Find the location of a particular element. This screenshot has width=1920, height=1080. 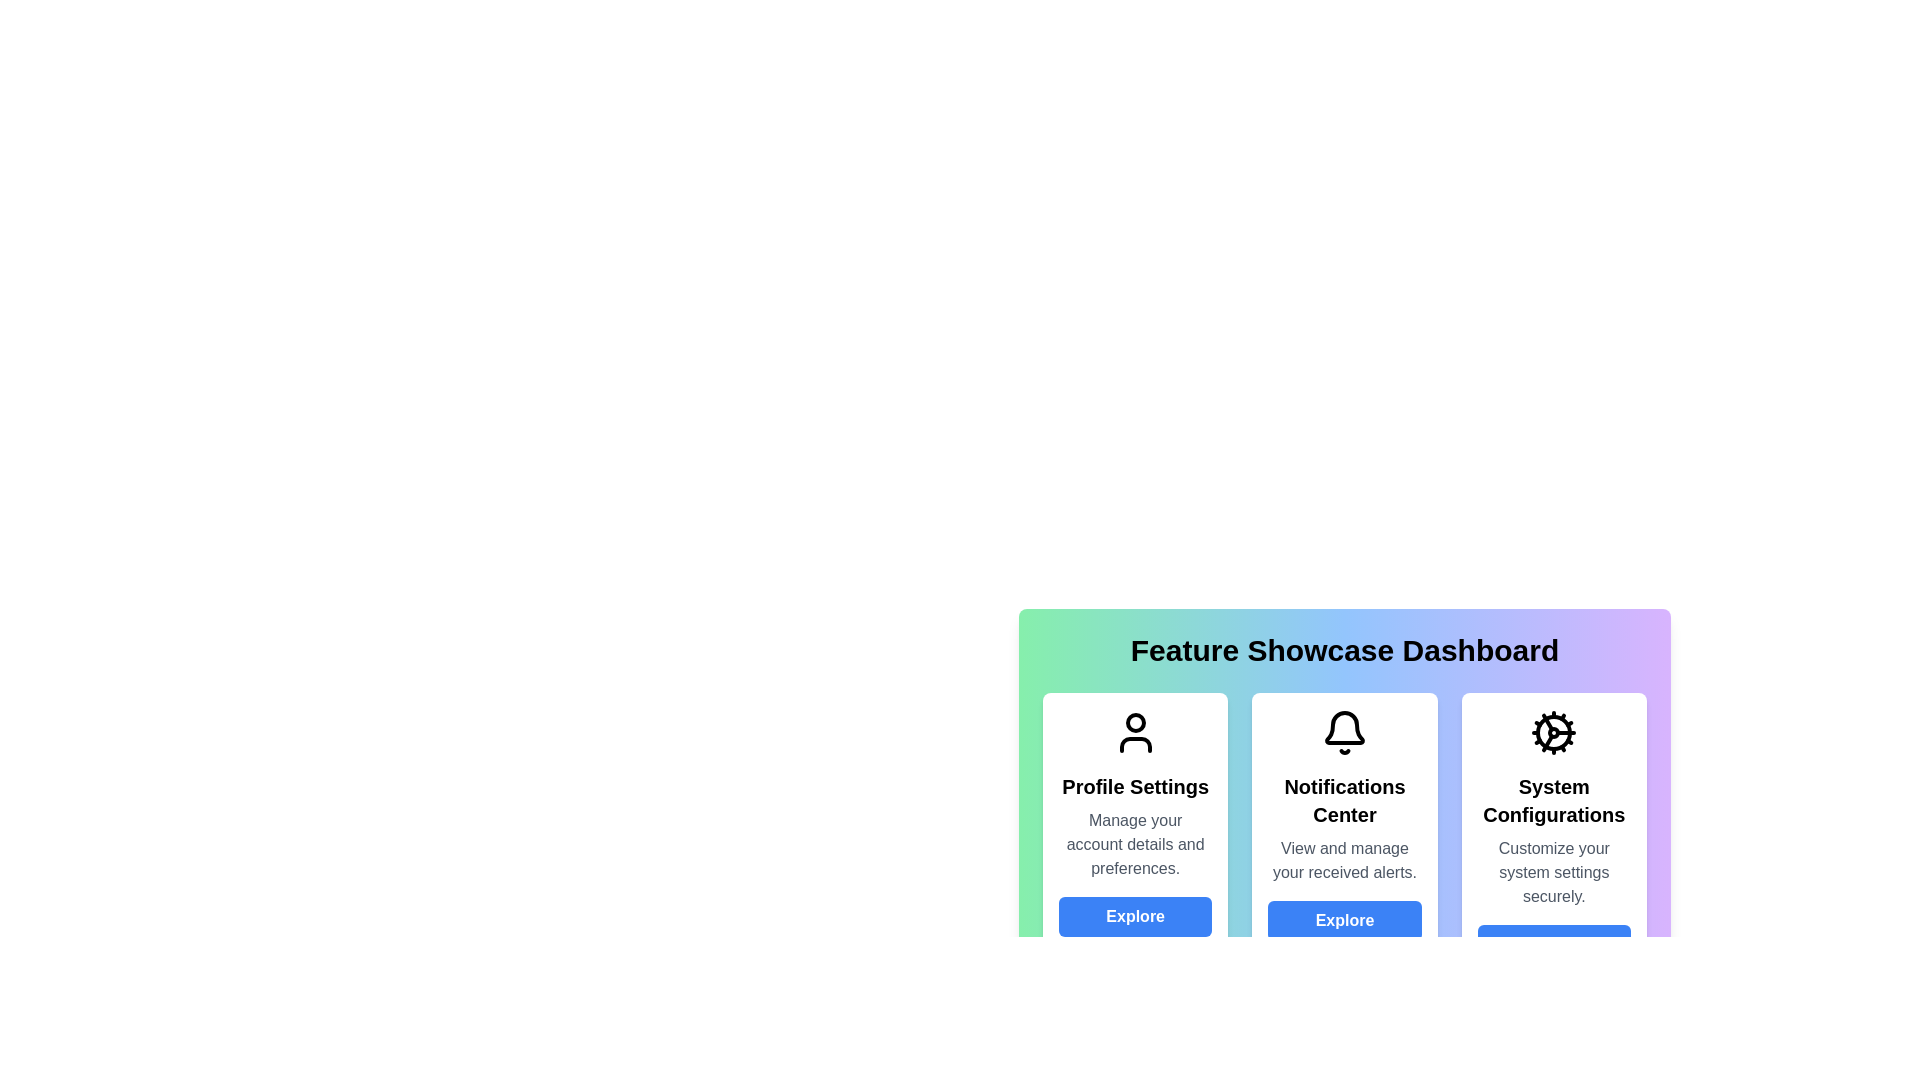

the notifications icon located at the top center of the Notifications Center card, which serves as the visual indicator for notifications and alerts is located at coordinates (1344, 732).